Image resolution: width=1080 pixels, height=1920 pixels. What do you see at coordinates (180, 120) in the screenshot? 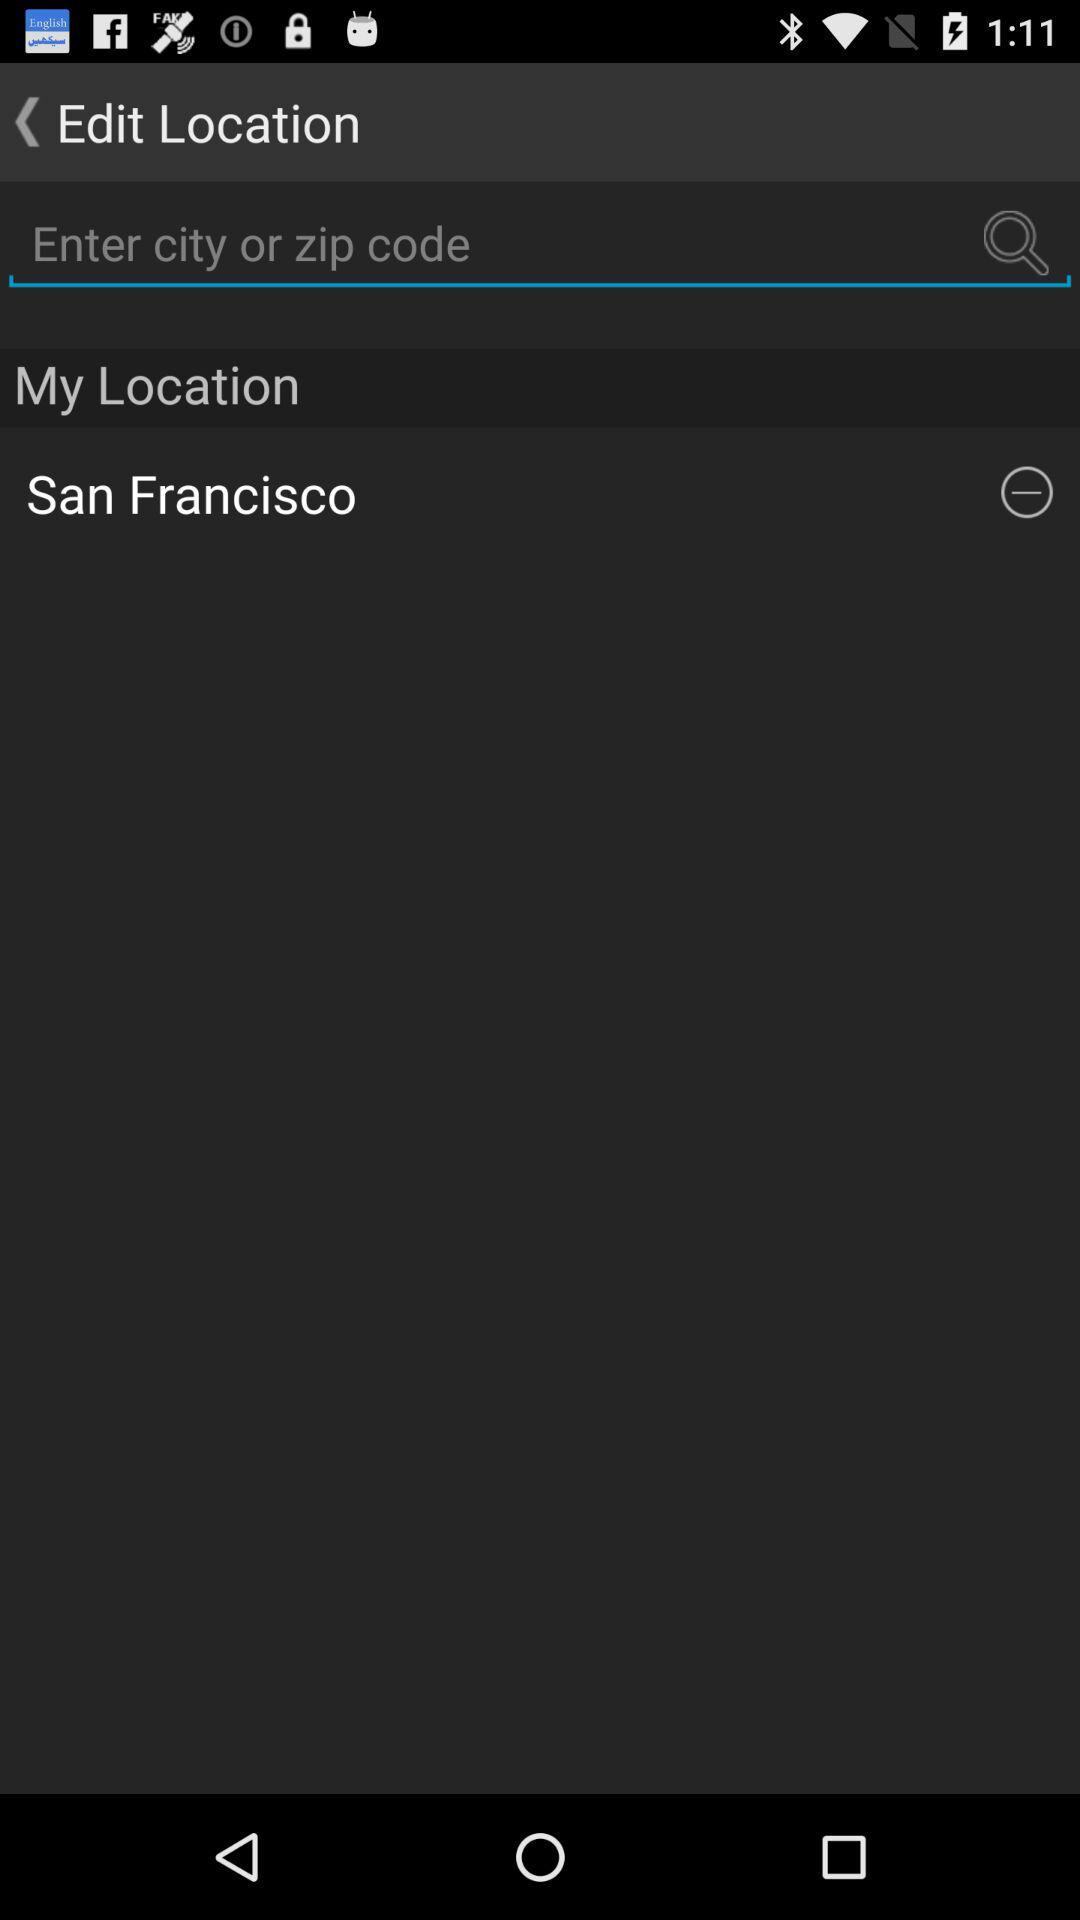
I see `the icon at the top left corner` at bounding box center [180, 120].